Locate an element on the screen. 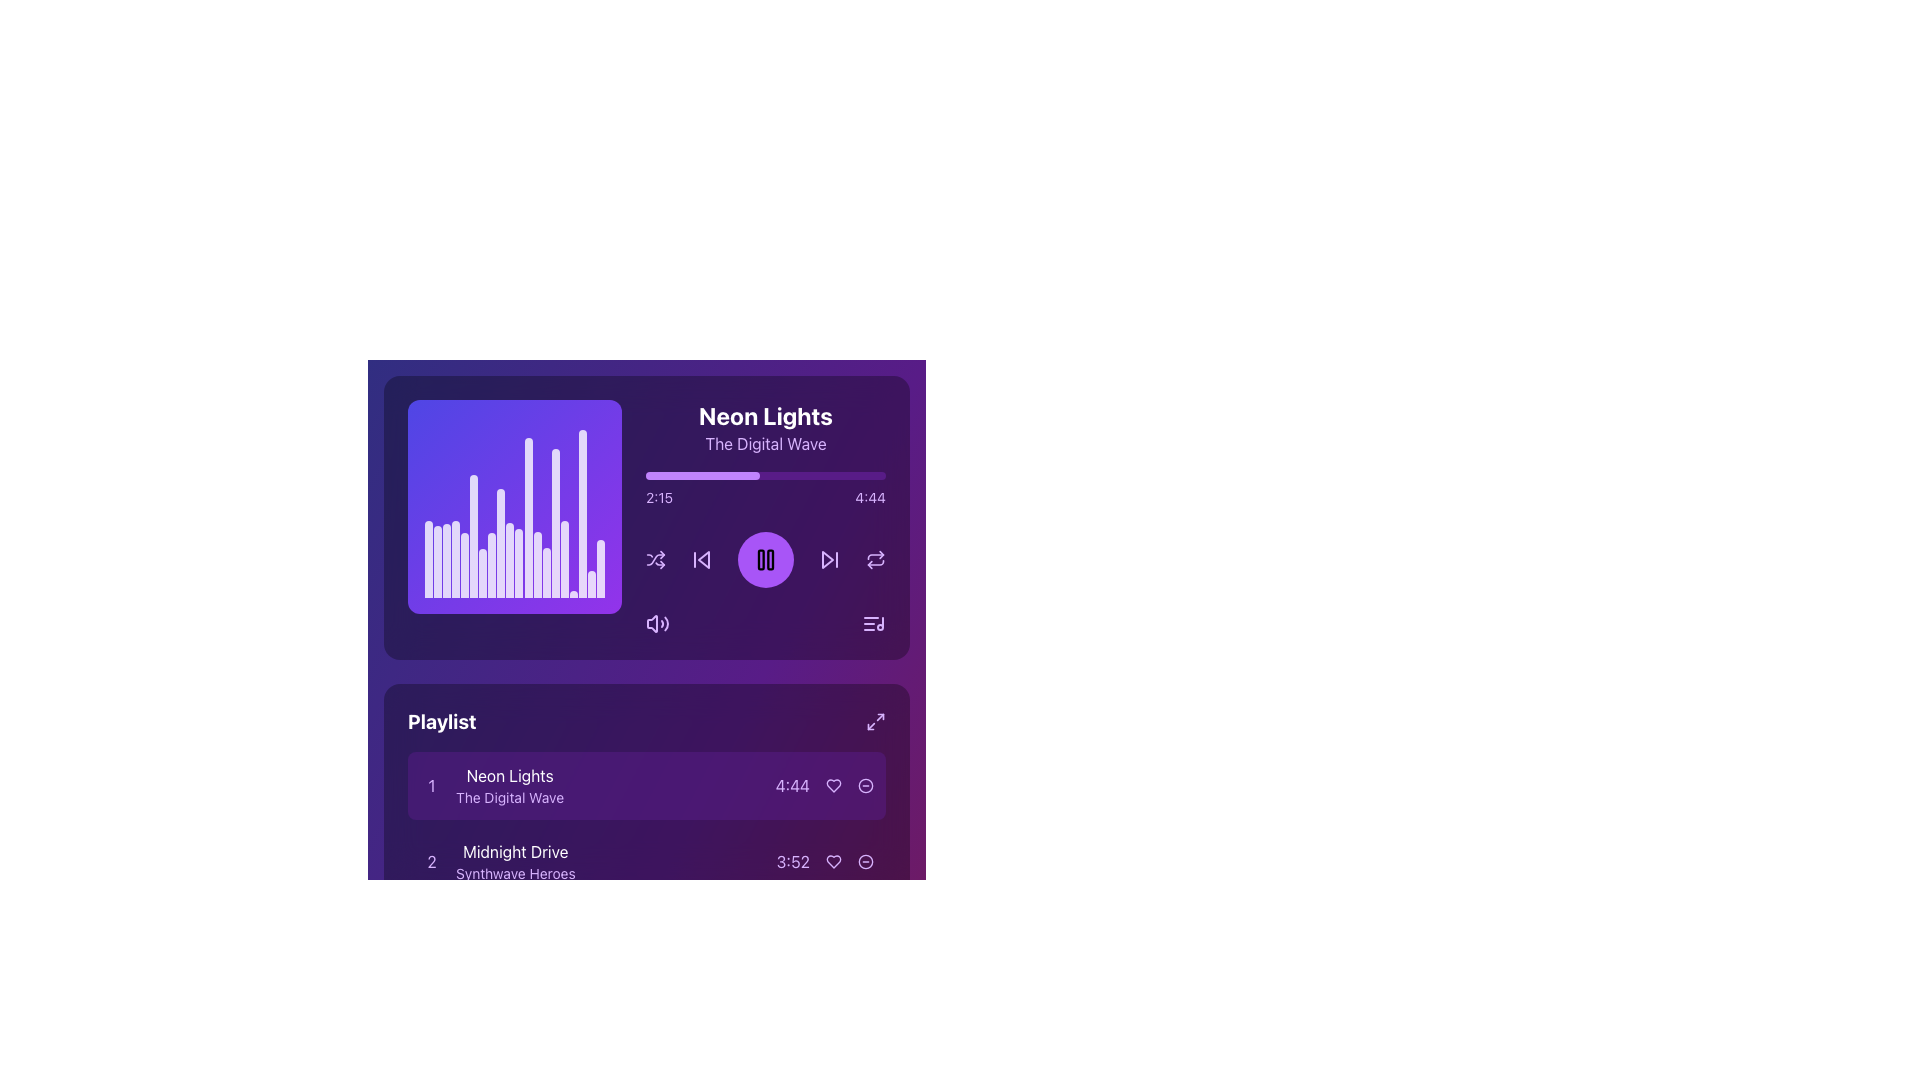  the volume control icon, which indicates a muted audio state is located at coordinates (652, 623).